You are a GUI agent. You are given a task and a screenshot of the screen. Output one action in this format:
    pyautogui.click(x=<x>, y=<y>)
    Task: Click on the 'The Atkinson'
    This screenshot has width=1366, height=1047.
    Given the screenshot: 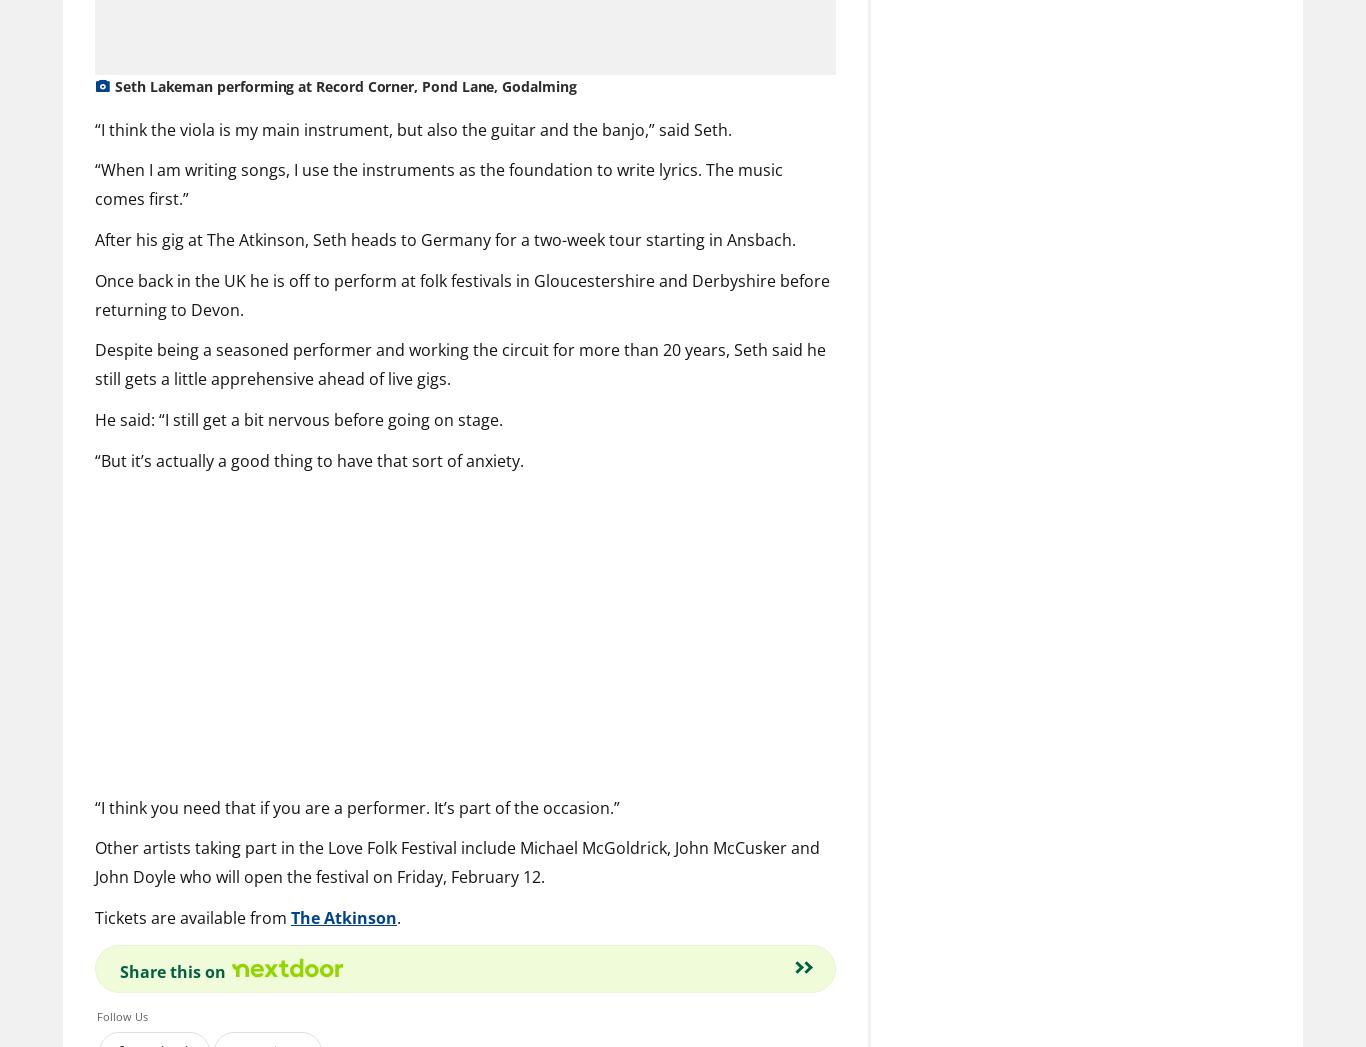 What is the action you would take?
    pyautogui.click(x=290, y=916)
    